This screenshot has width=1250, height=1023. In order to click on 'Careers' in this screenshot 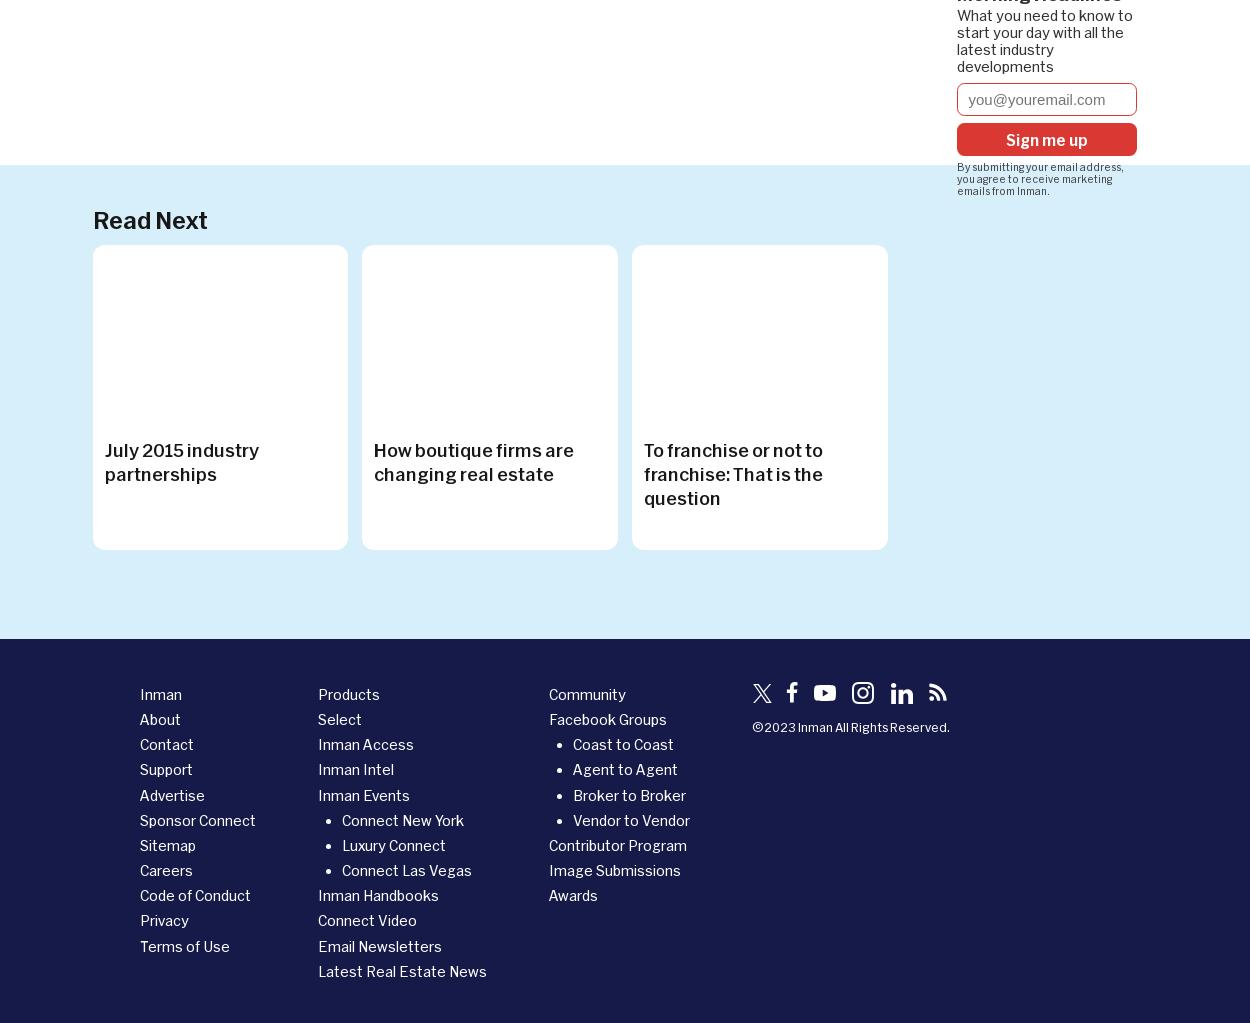, I will do `click(166, 870)`.